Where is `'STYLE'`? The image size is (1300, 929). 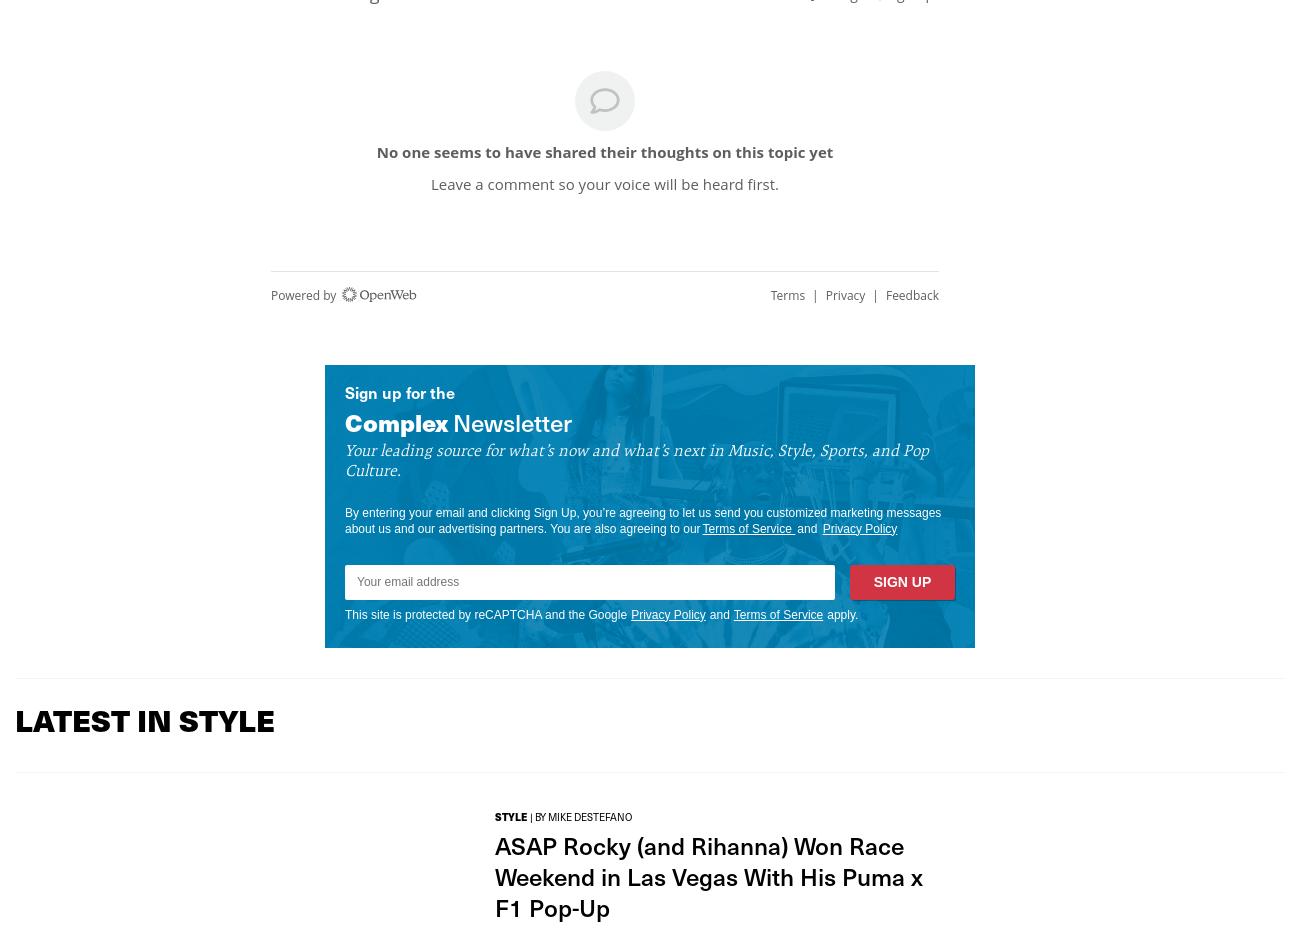 'STYLE' is located at coordinates (511, 814).